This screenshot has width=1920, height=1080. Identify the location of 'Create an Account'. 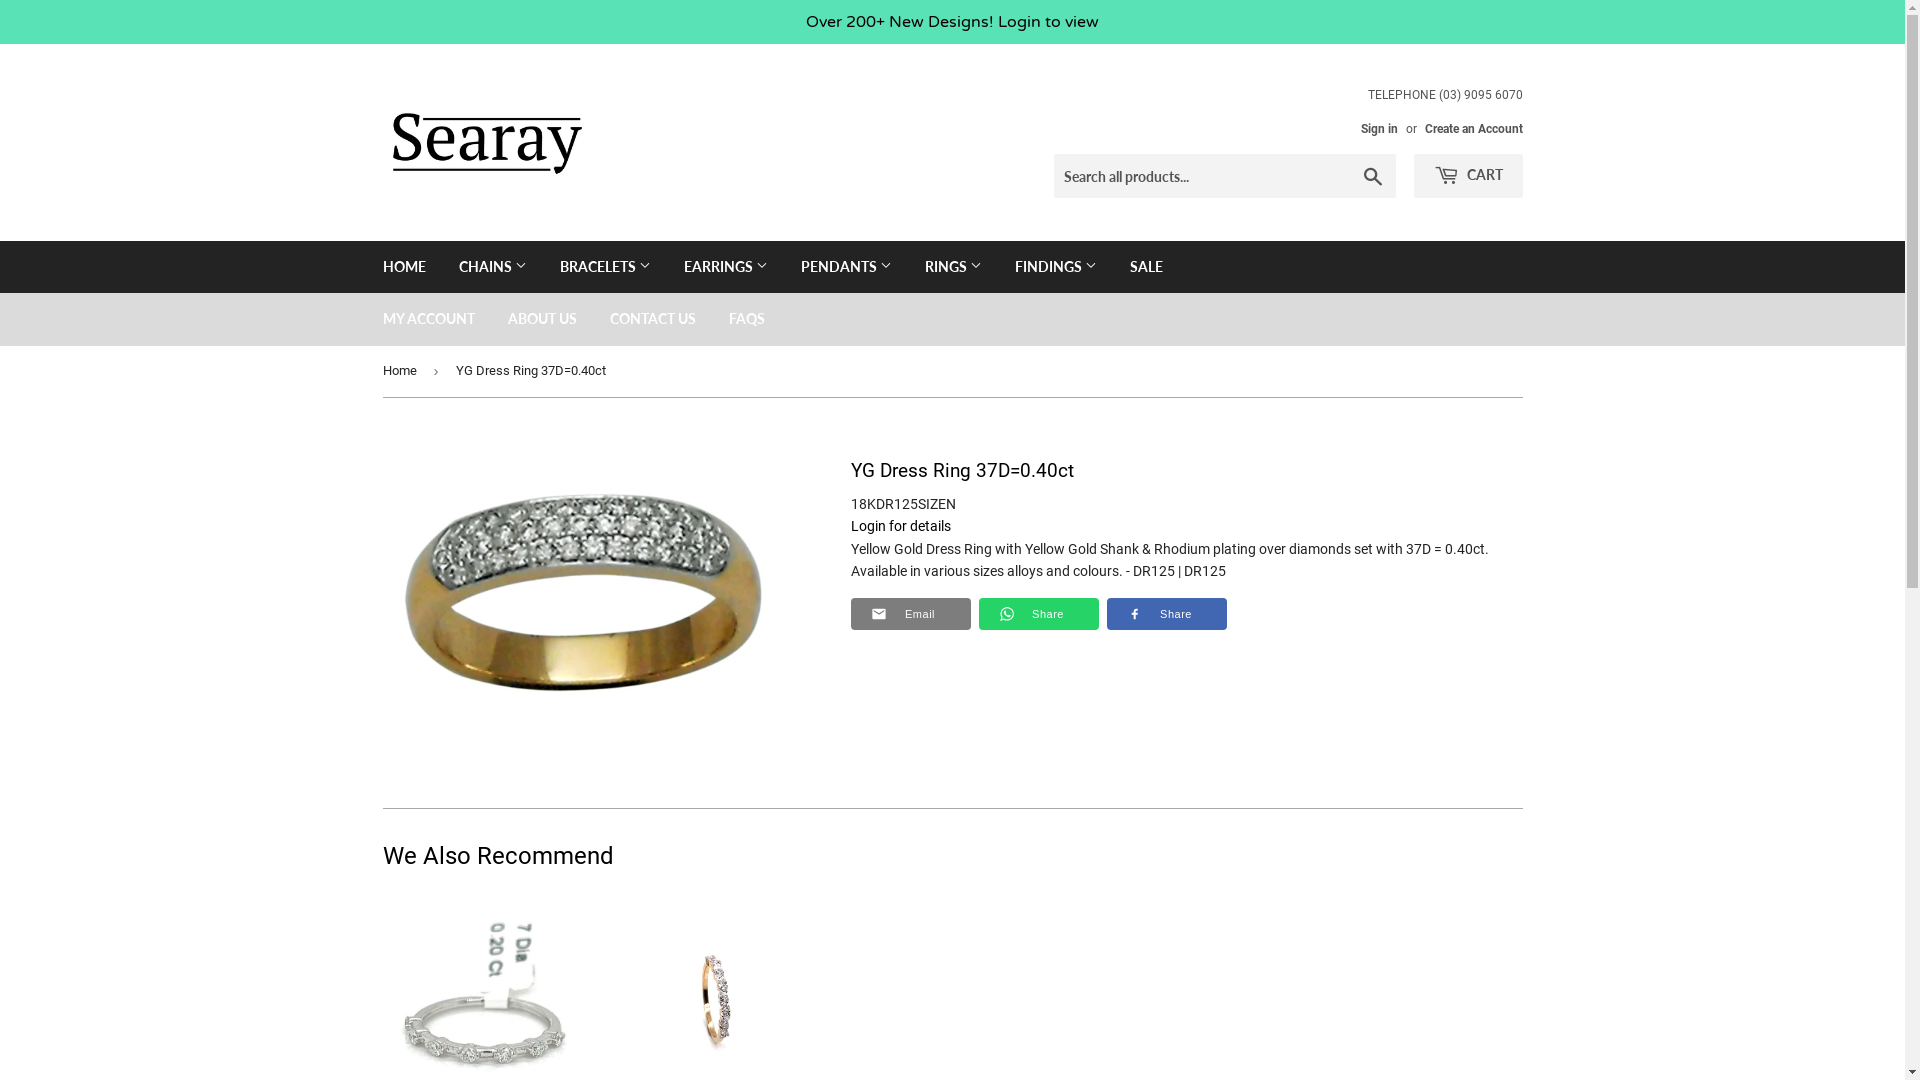
(1473, 128).